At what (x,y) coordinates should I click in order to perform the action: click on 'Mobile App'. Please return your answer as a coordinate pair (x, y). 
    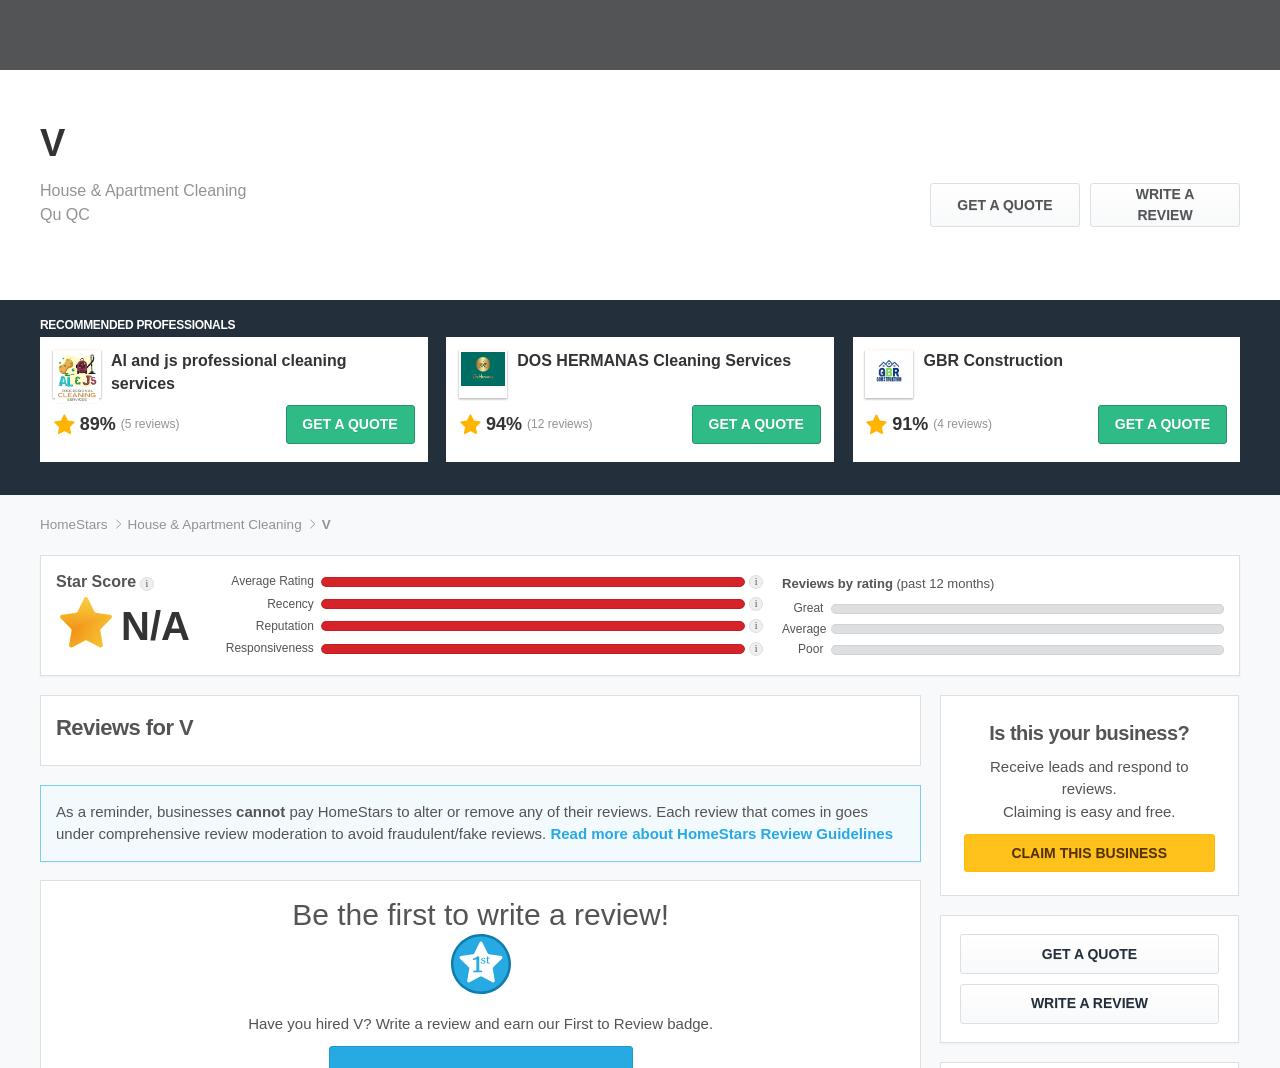
    Looking at the image, I should click on (380, 800).